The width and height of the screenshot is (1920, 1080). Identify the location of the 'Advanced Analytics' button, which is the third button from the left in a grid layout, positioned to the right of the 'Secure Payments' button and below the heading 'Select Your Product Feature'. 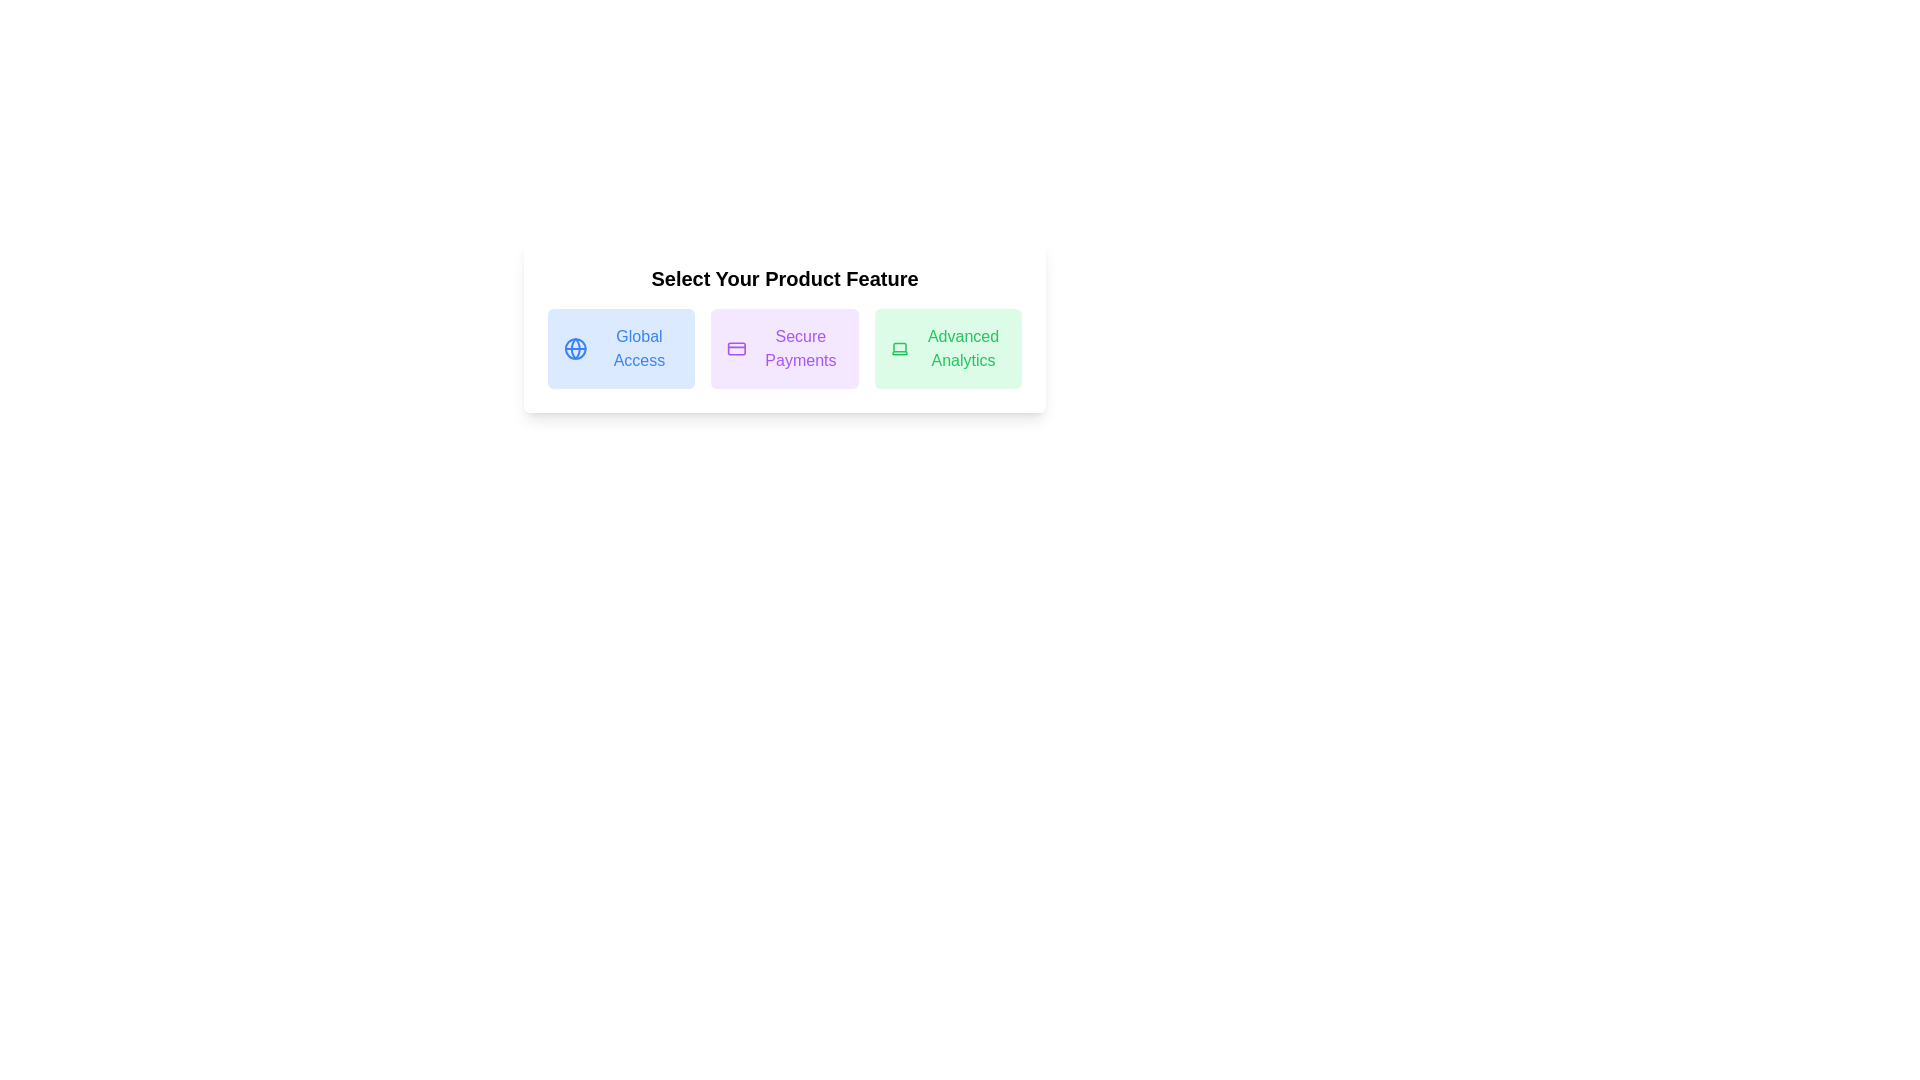
(947, 347).